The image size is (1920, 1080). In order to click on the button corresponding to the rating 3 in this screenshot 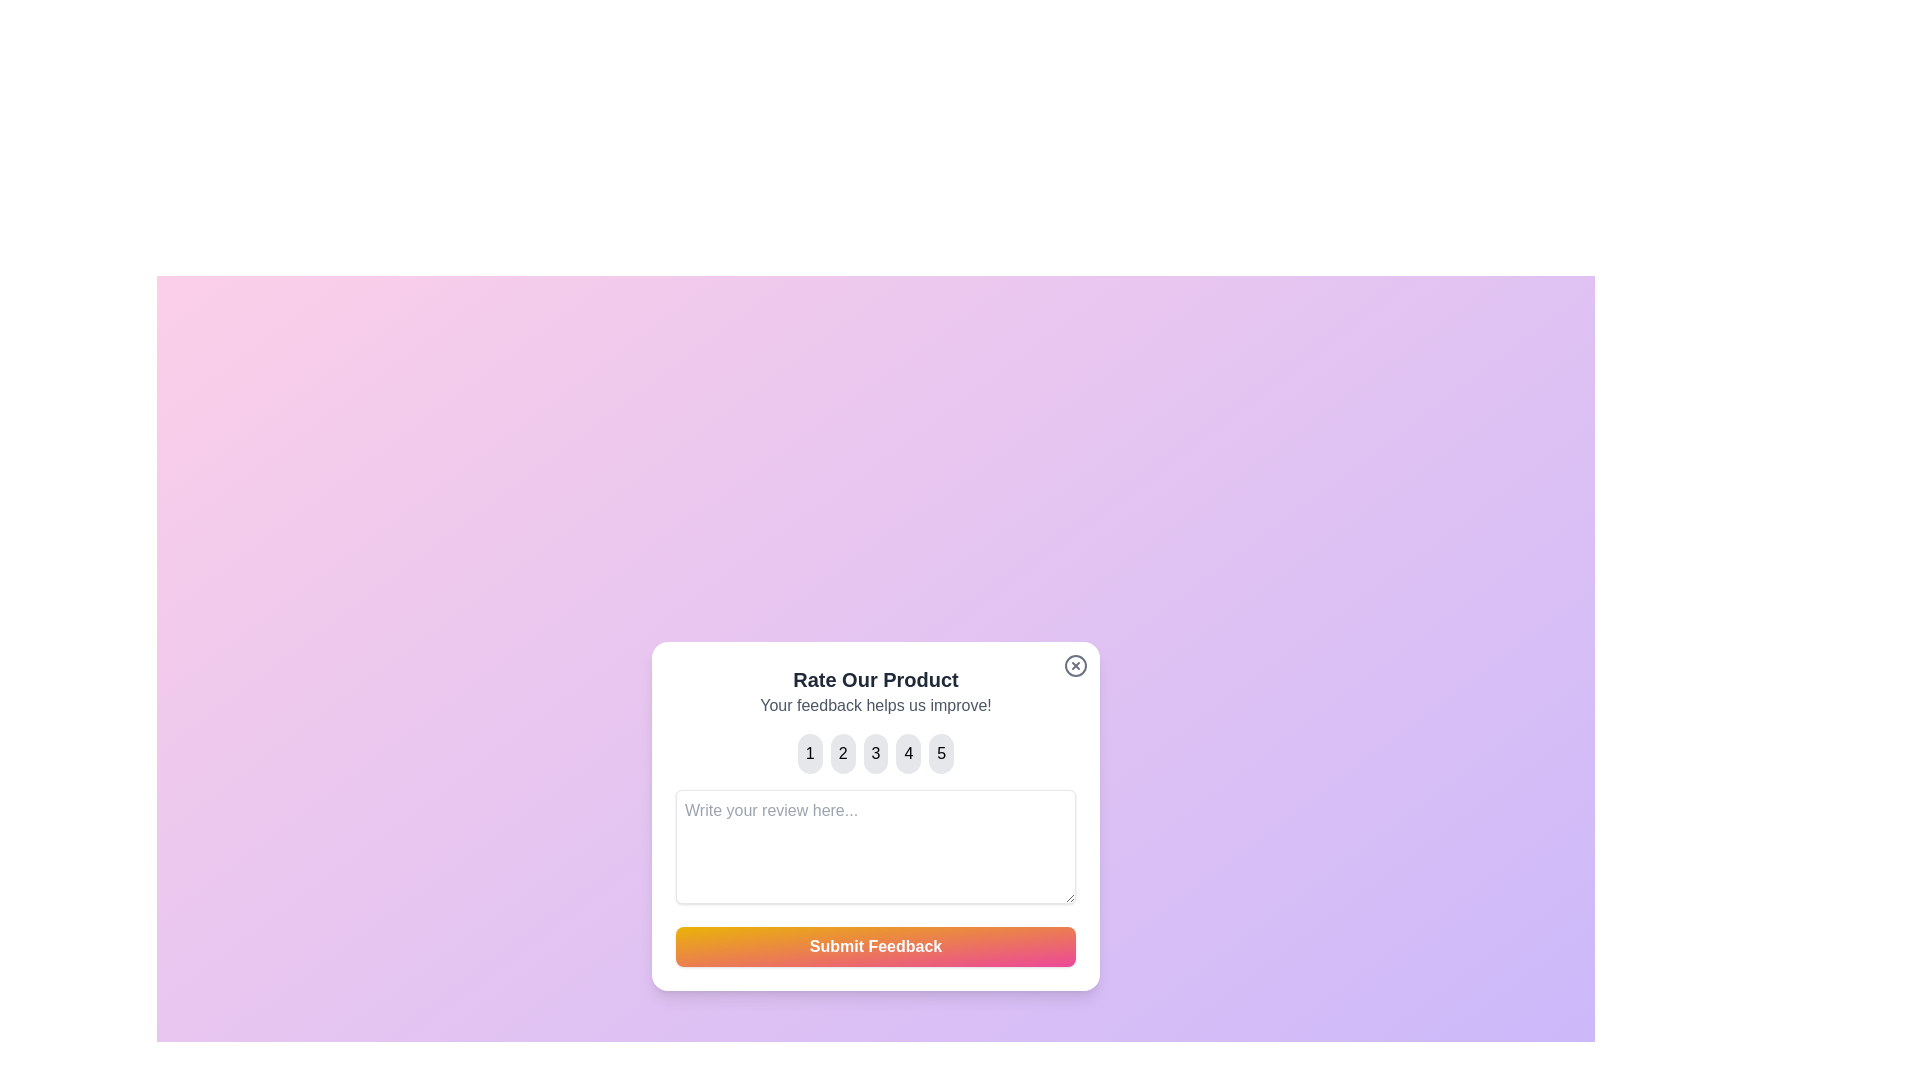, I will do `click(875, 753)`.